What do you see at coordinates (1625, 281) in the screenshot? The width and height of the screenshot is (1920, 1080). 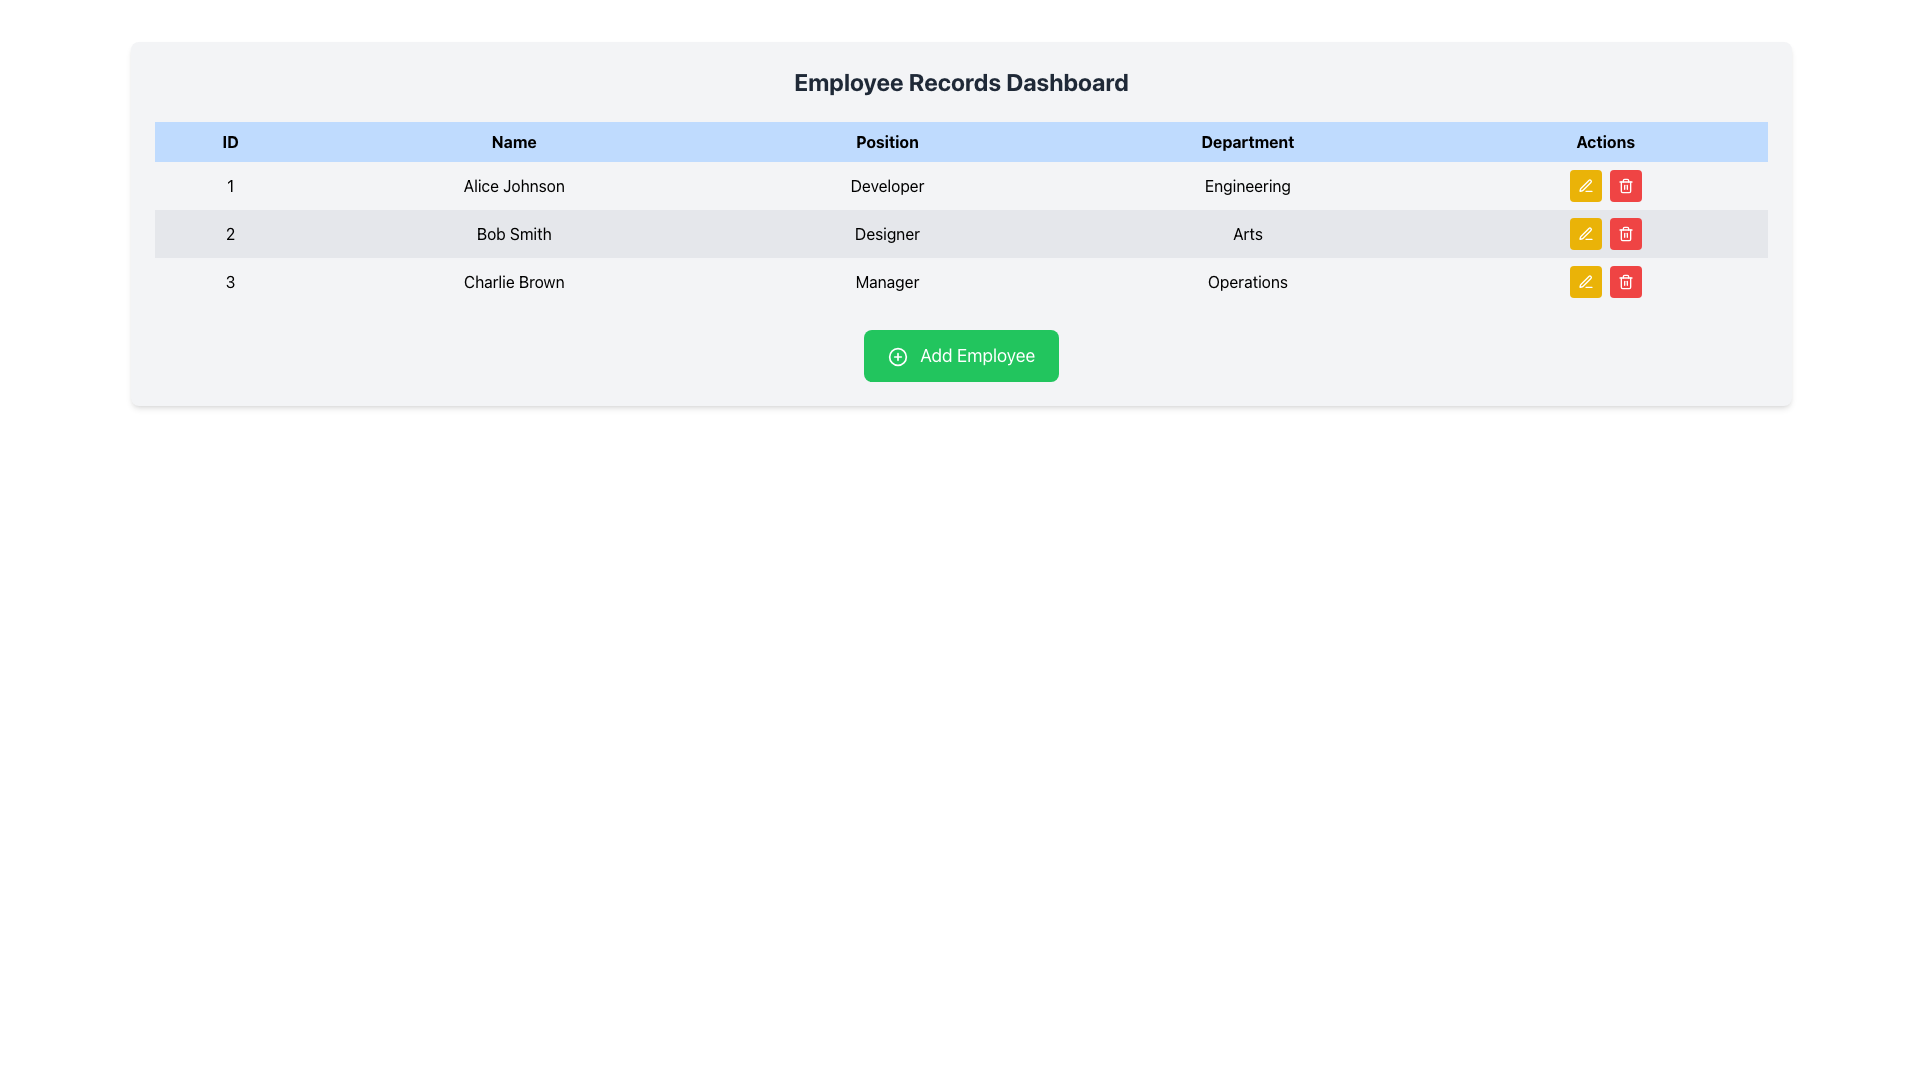 I see `the red button with a trash bin icon located in the 'Actions' column of the third row for employee 'Charlie Brown'` at bounding box center [1625, 281].